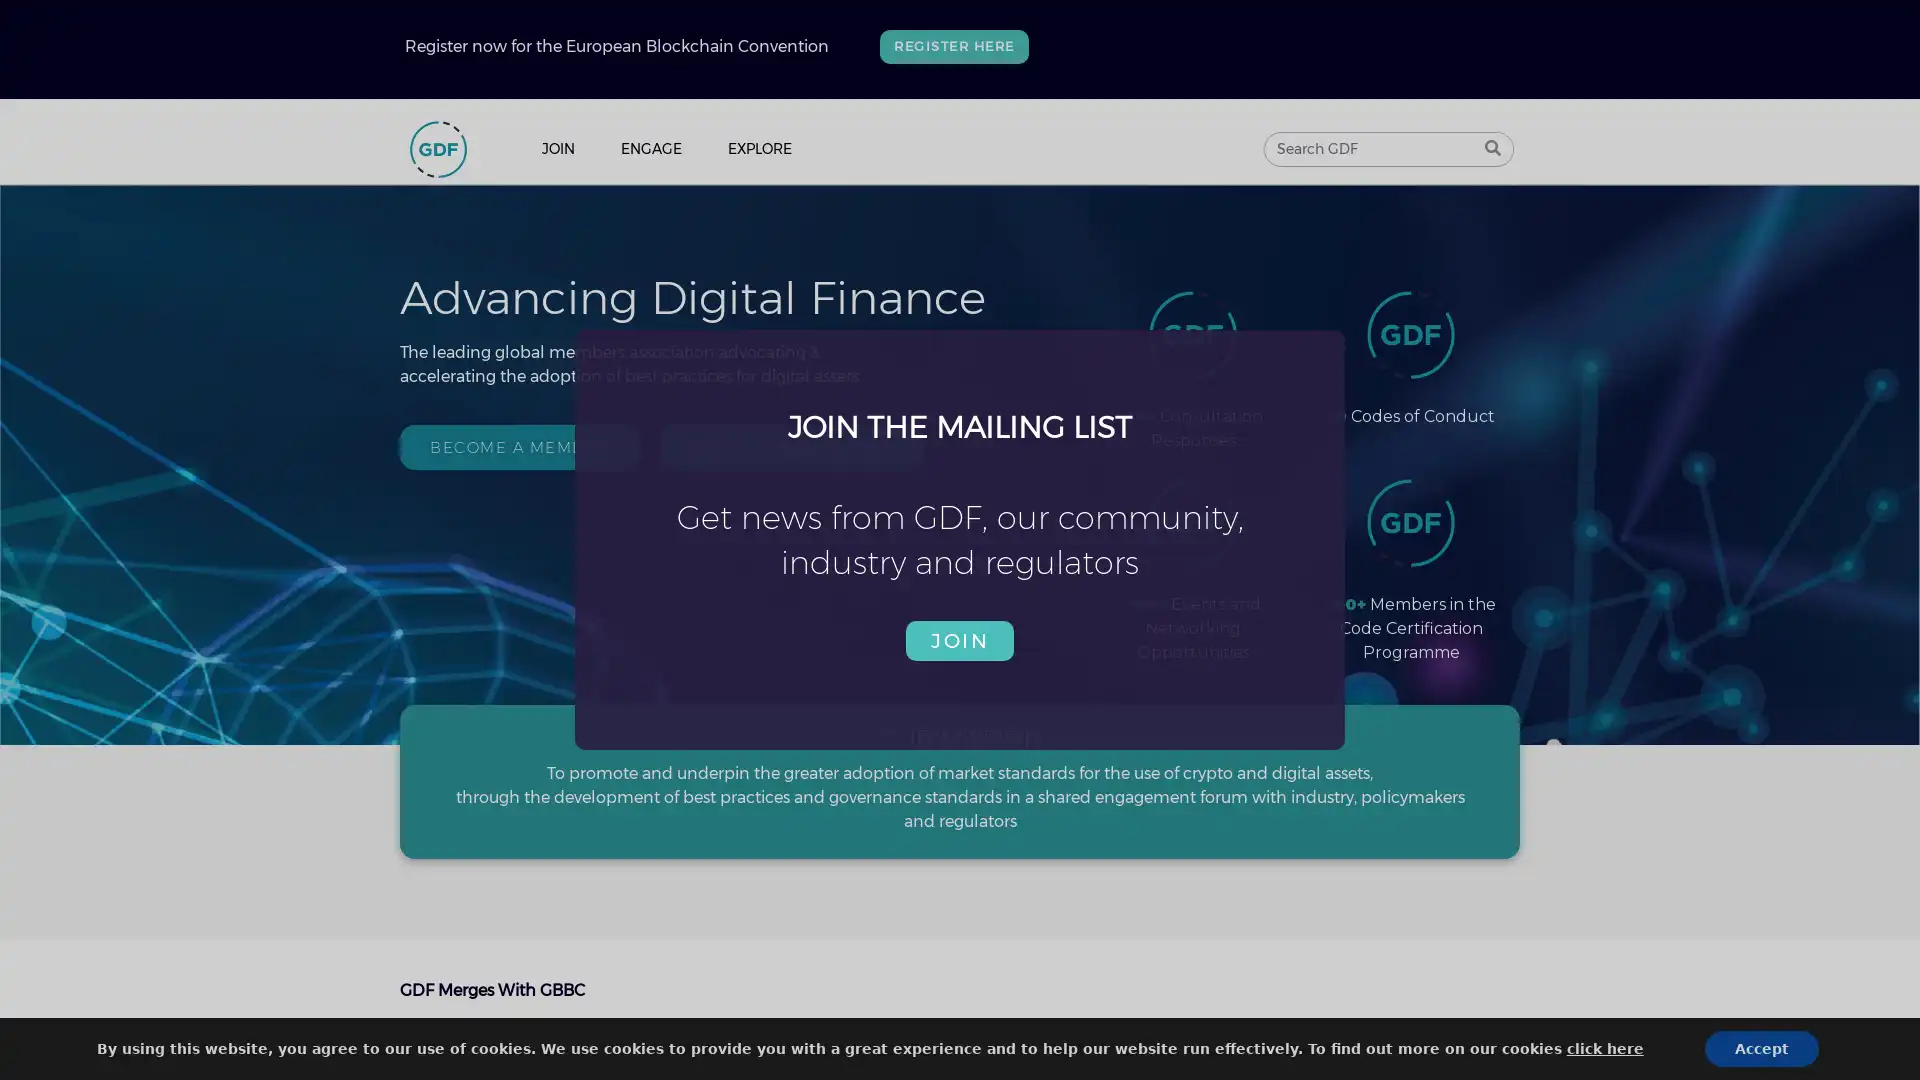 Image resolution: width=1920 pixels, height=1080 pixels. What do you see at coordinates (518, 445) in the screenshot?
I see `BECOME A MEMBER` at bounding box center [518, 445].